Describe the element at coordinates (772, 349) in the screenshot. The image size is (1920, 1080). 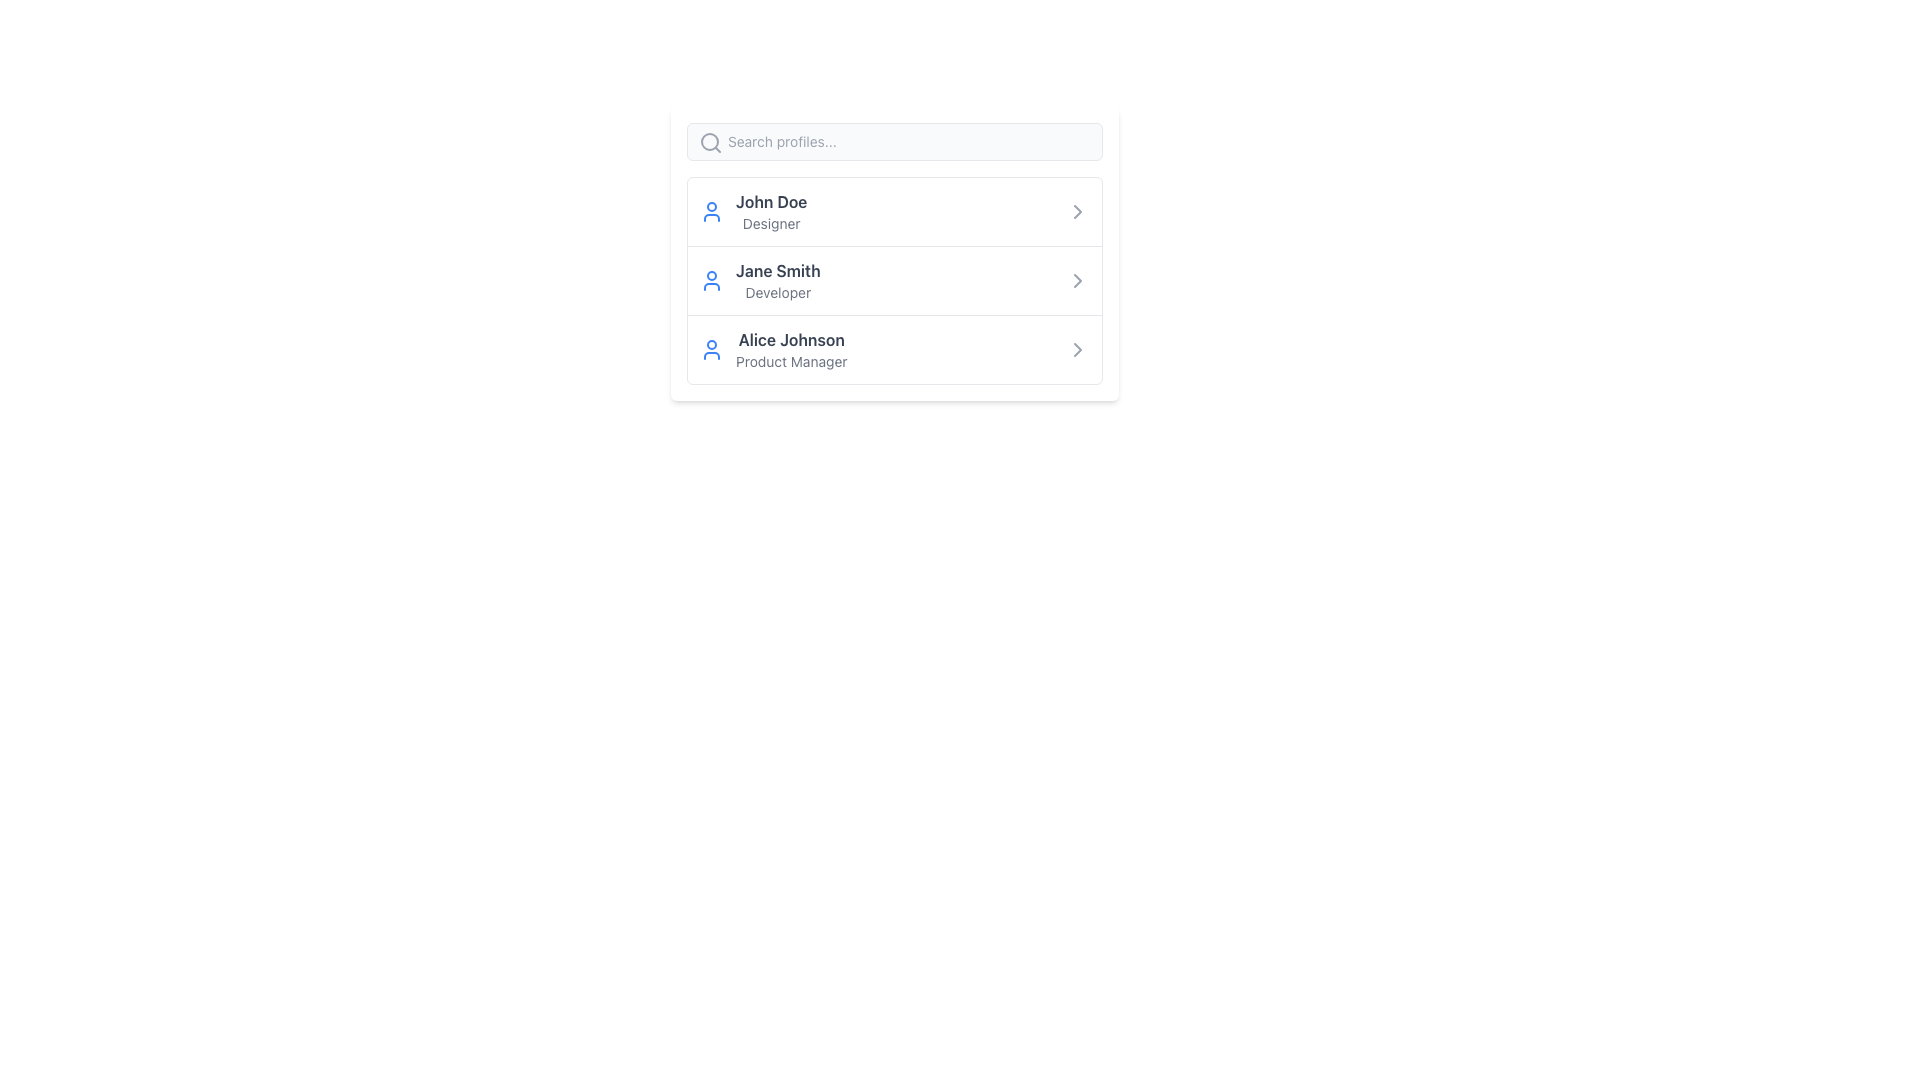
I see `the List item displaying the profile of 'Alice Johnson', which includes a blue user icon and bold gray text for the name` at that location.